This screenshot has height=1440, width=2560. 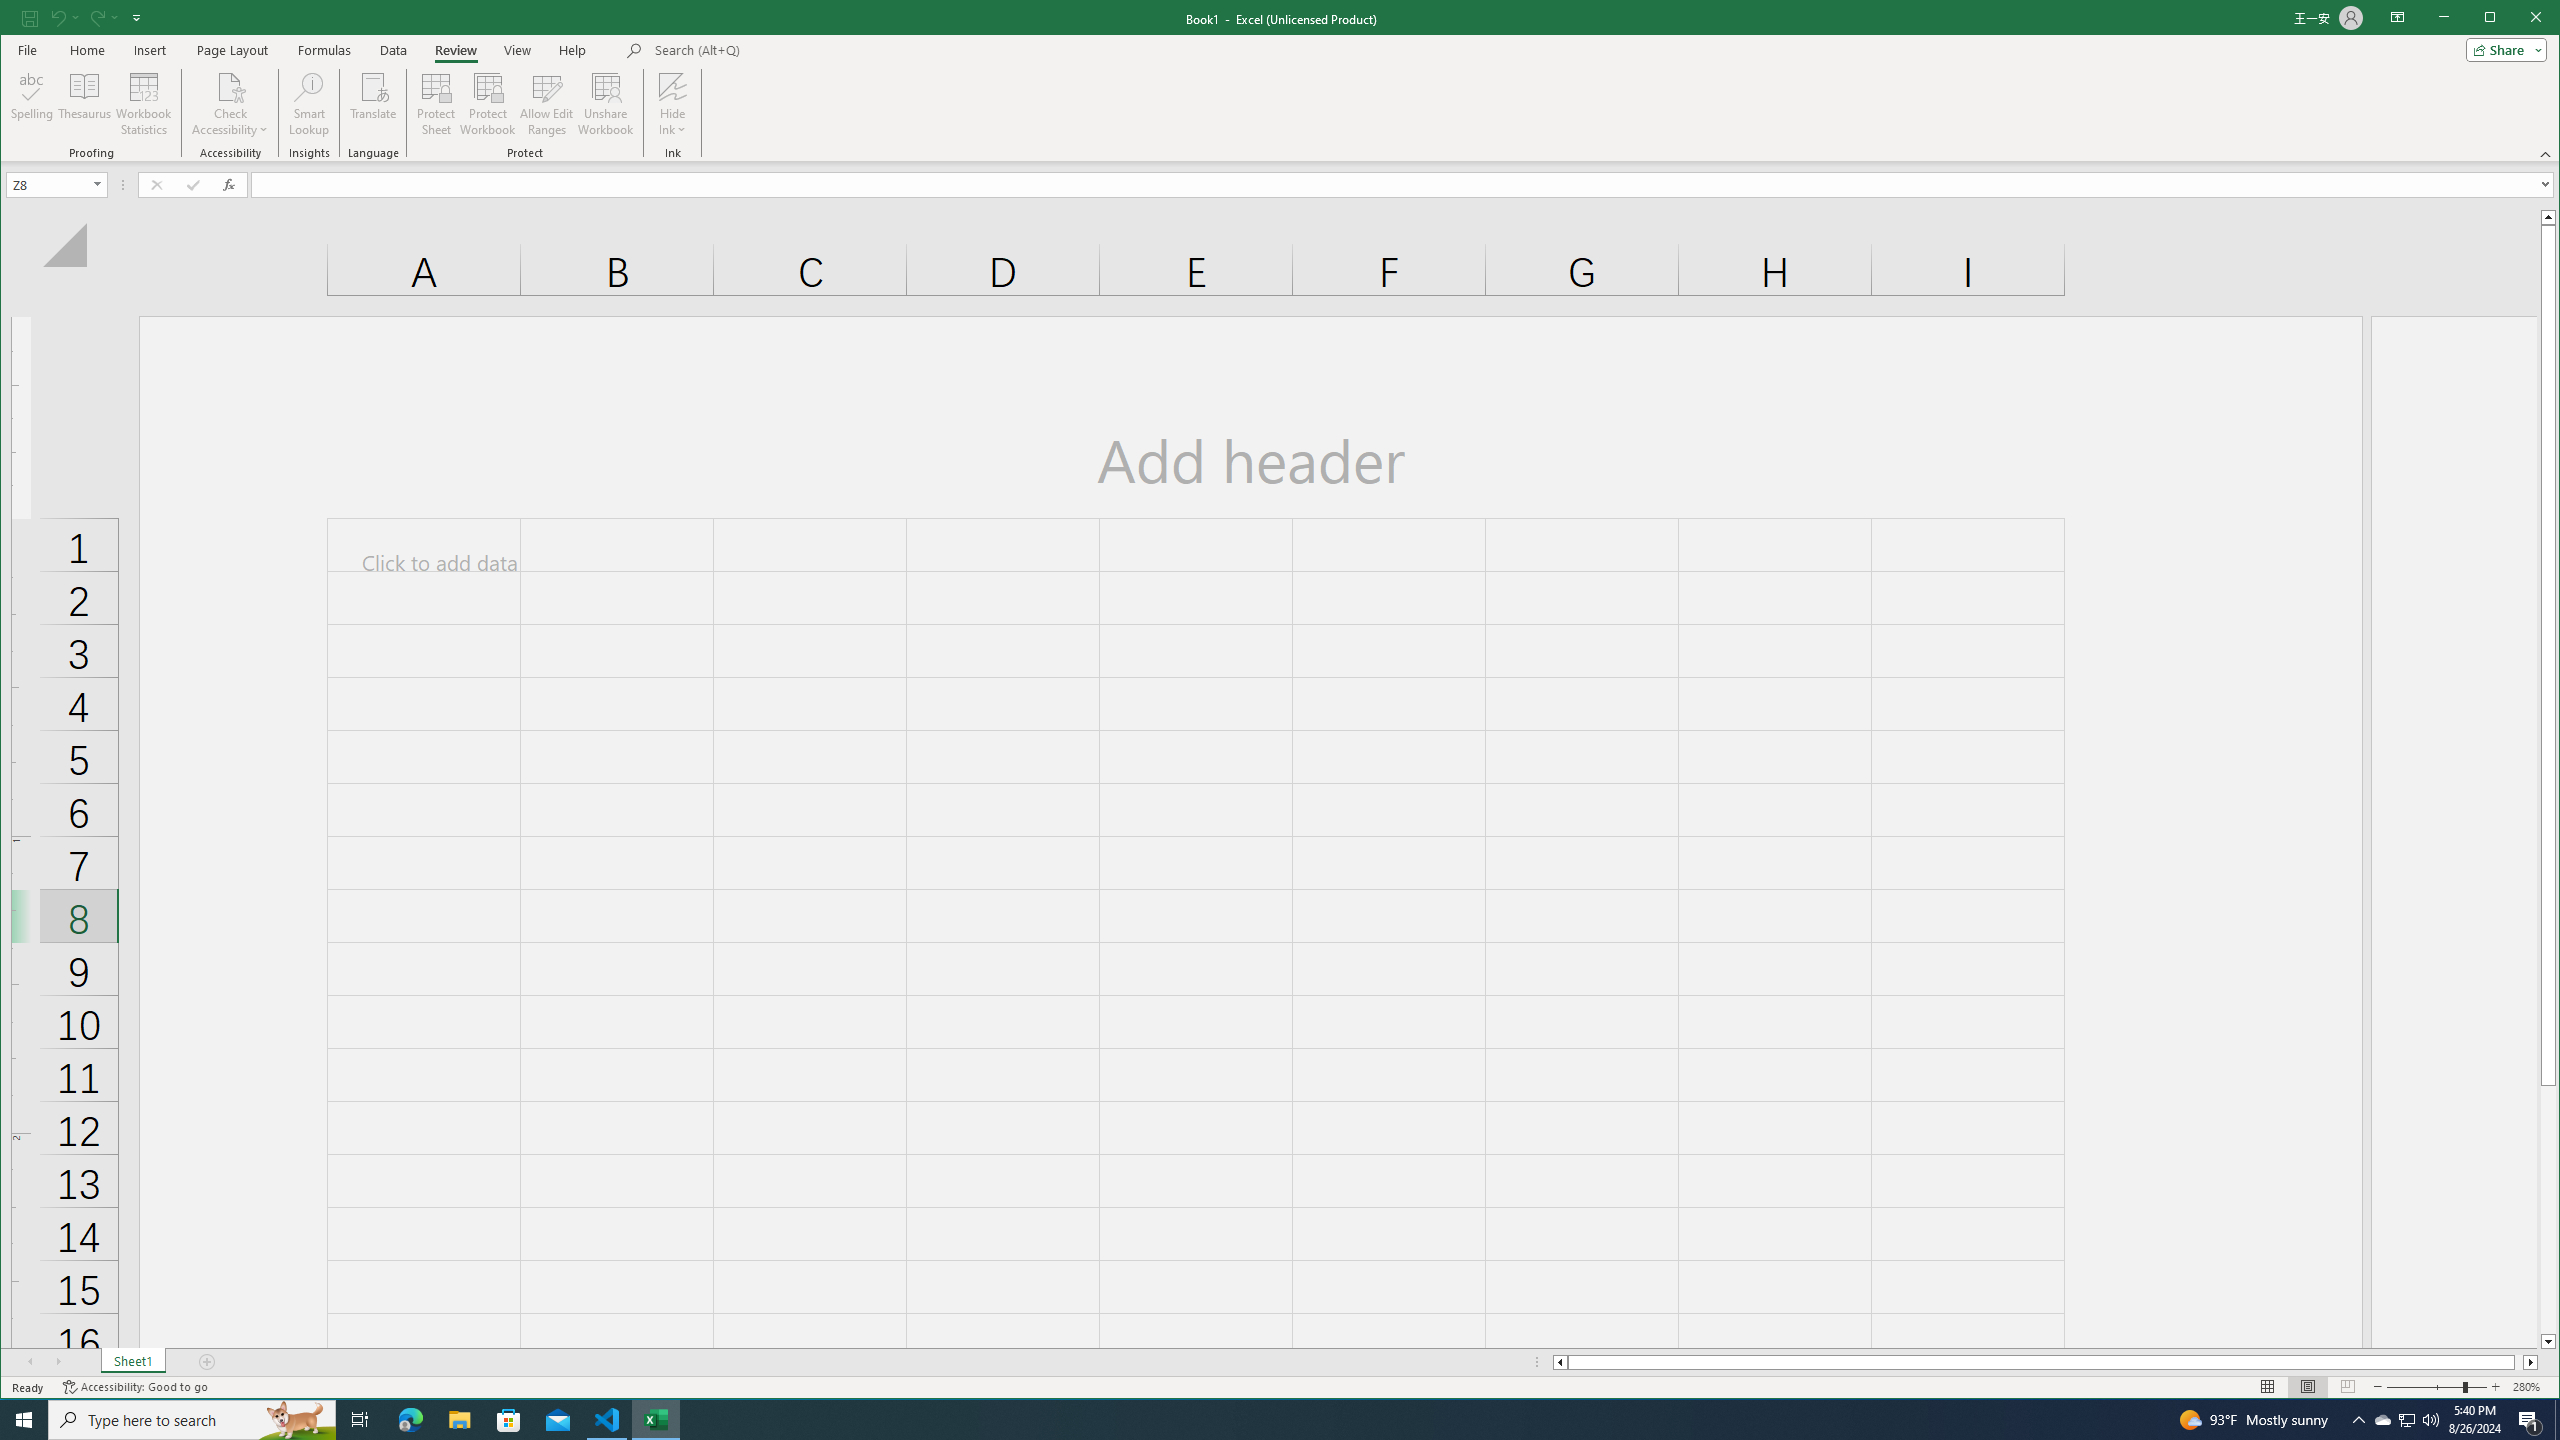 What do you see at coordinates (517, 49) in the screenshot?
I see `'View'` at bounding box center [517, 49].